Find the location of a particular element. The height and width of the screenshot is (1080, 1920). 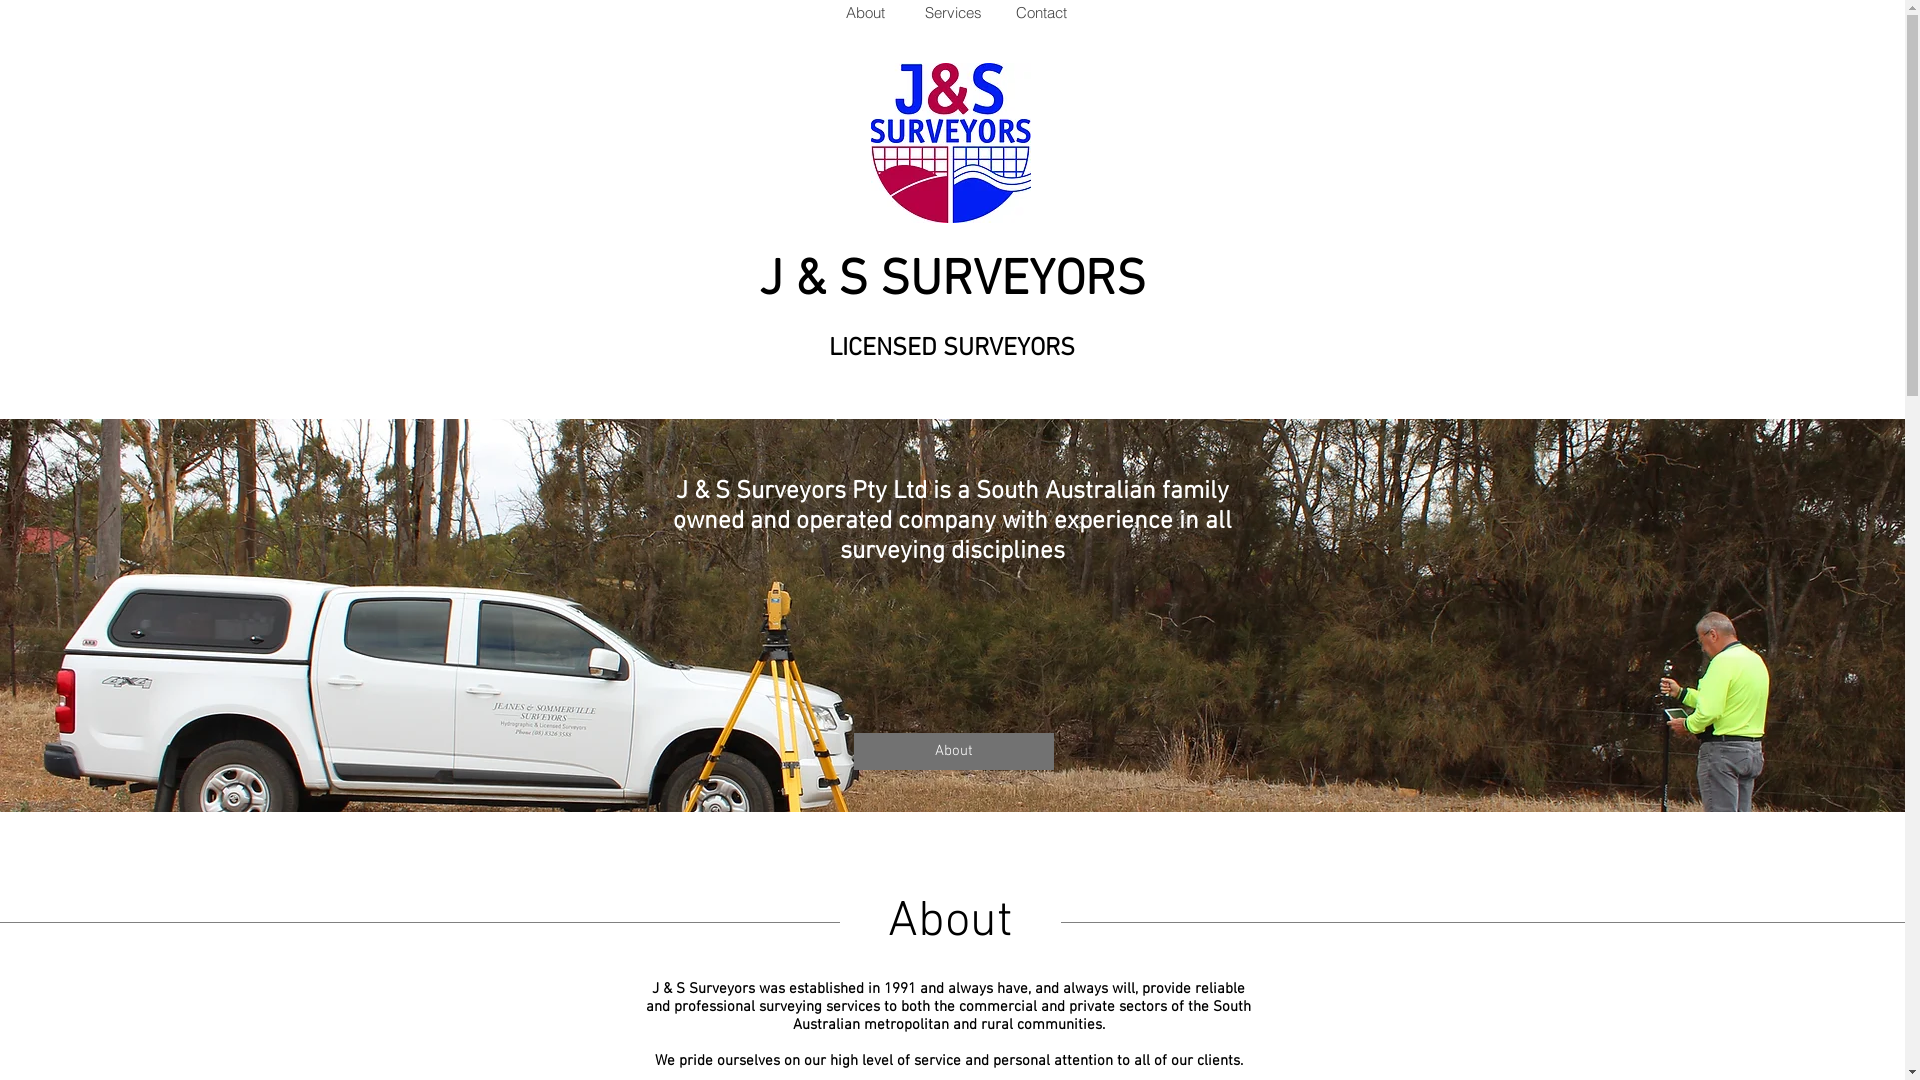

'J & S SURVEYORS' is located at coordinates (950, 281).